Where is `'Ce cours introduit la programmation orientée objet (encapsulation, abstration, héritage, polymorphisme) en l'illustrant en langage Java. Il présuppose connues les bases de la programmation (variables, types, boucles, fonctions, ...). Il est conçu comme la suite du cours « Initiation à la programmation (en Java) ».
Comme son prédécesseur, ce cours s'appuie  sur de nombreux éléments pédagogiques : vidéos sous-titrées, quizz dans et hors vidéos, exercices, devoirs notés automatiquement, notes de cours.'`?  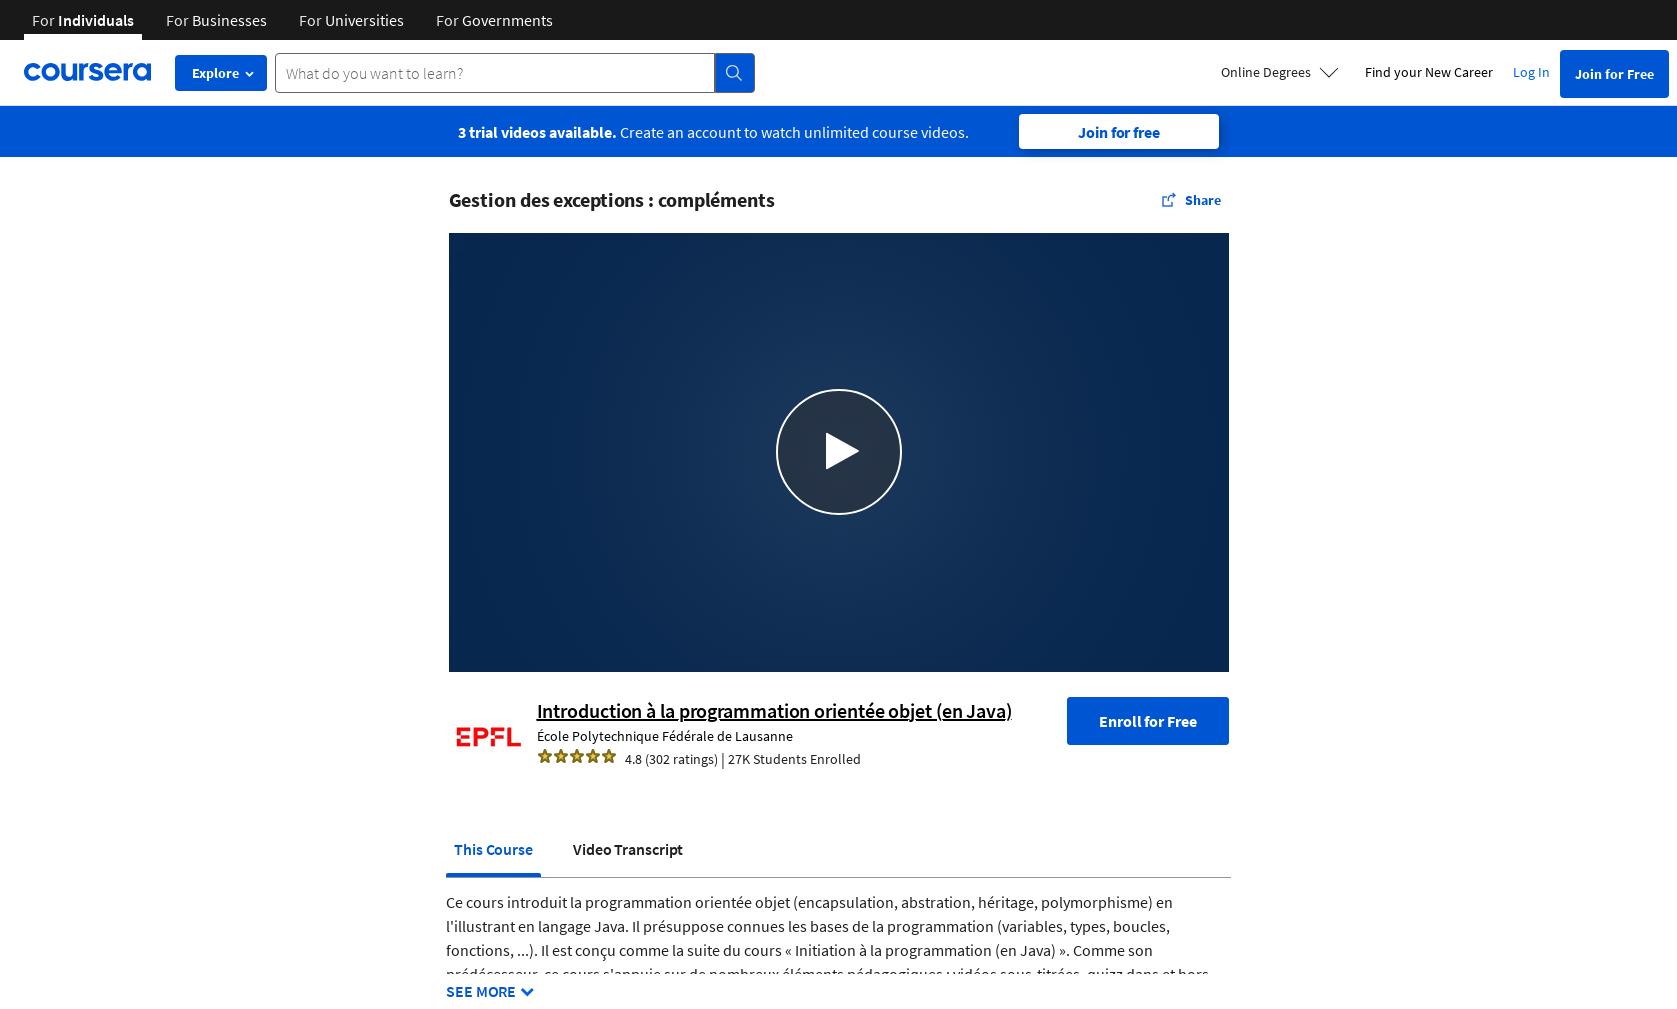
'Ce cours introduit la programmation orientée objet (encapsulation, abstration, héritage, polymorphisme) en l'illustrant en langage Java. Il présuppose connues les bases de la programmation (variables, types, boucles, fonctions, ...). Il est conçu comme la suite du cours « Initiation à la programmation (en Java) ».
Comme son prédécesseur, ce cours s'appuie  sur de nombreux éléments pédagogiques : vidéos sous-titrées, quizz dans et hors vidéos, exercices, devoirs notés automatiquement, notes de cours.' is located at coordinates (827, 948).